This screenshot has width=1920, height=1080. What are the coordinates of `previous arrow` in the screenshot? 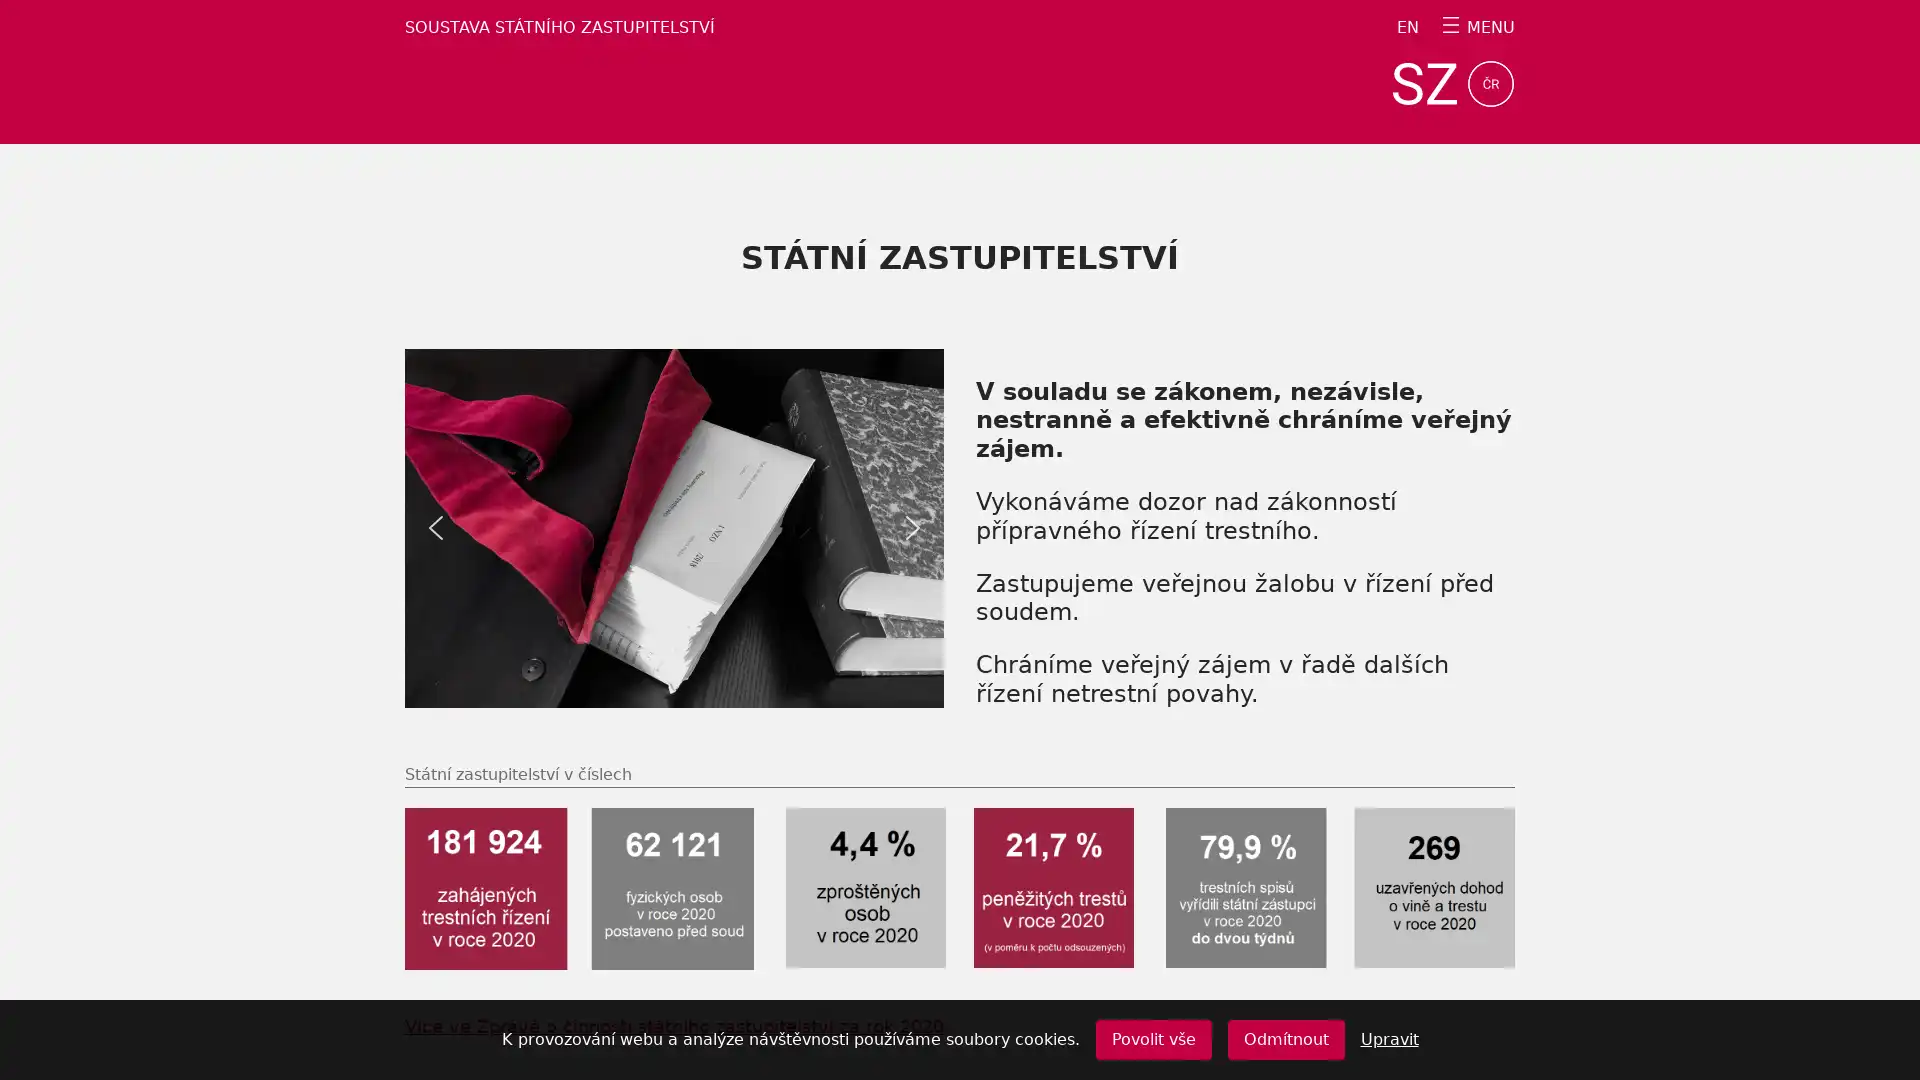 It's located at (435, 527).